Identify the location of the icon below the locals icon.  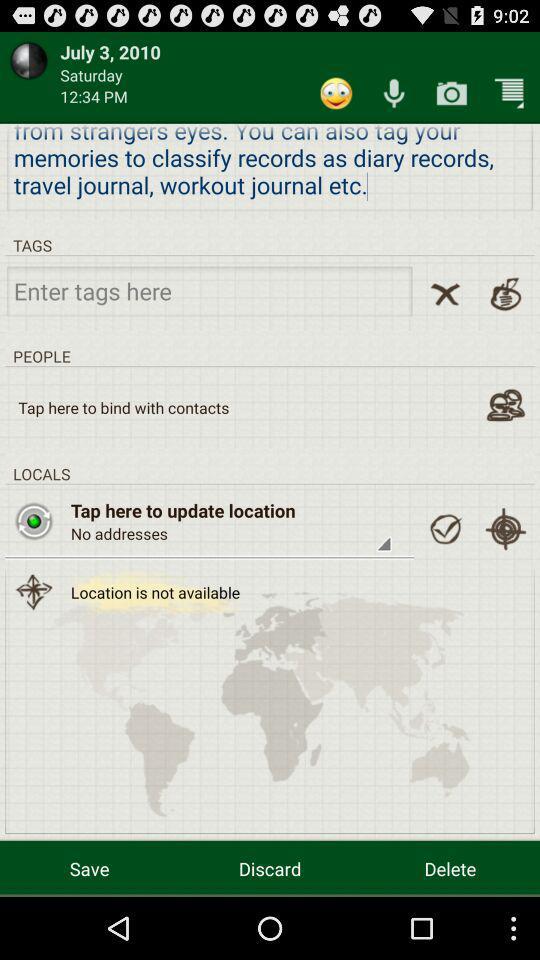
(504, 528).